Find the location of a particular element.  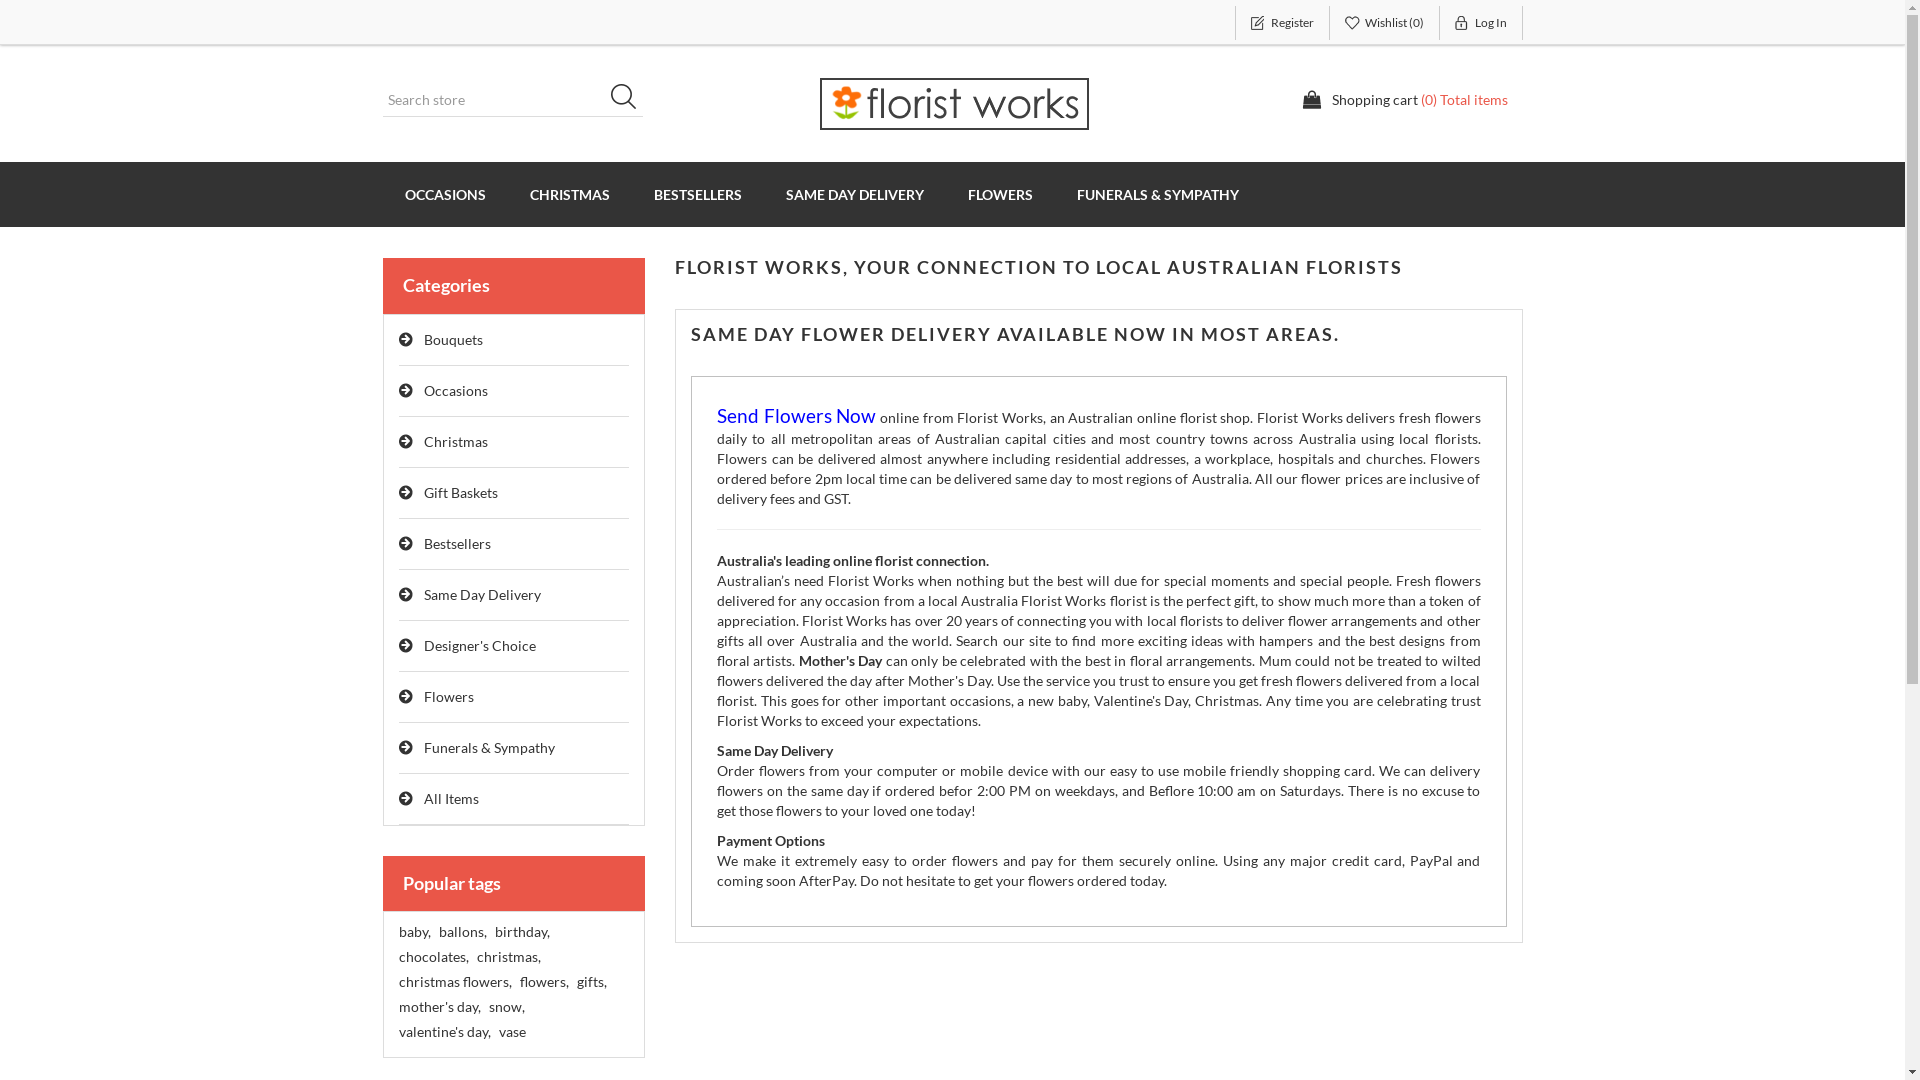

'FUNERALS & SYMPATHY' is located at coordinates (1053, 194).